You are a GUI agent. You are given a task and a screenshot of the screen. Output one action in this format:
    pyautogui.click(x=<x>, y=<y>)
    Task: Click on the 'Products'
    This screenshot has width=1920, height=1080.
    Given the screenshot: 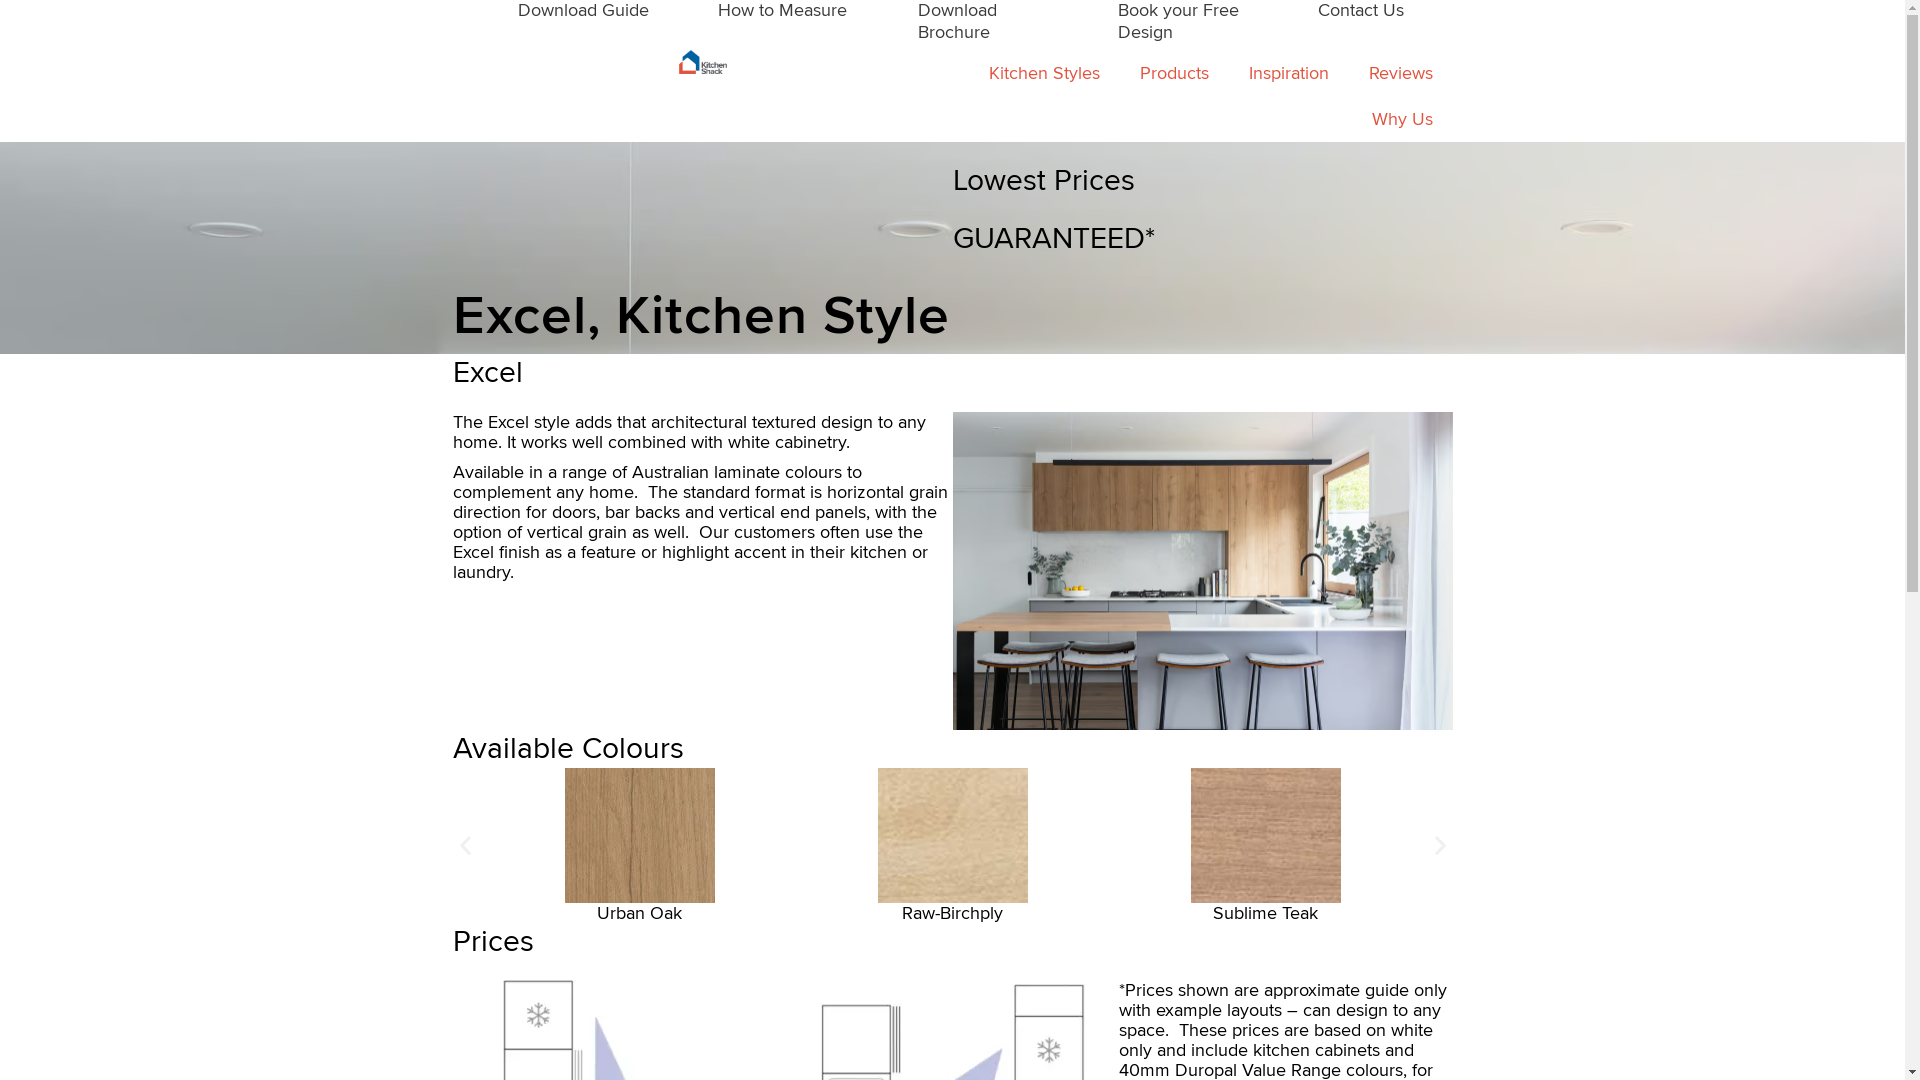 What is the action you would take?
    pyautogui.click(x=1174, y=72)
    